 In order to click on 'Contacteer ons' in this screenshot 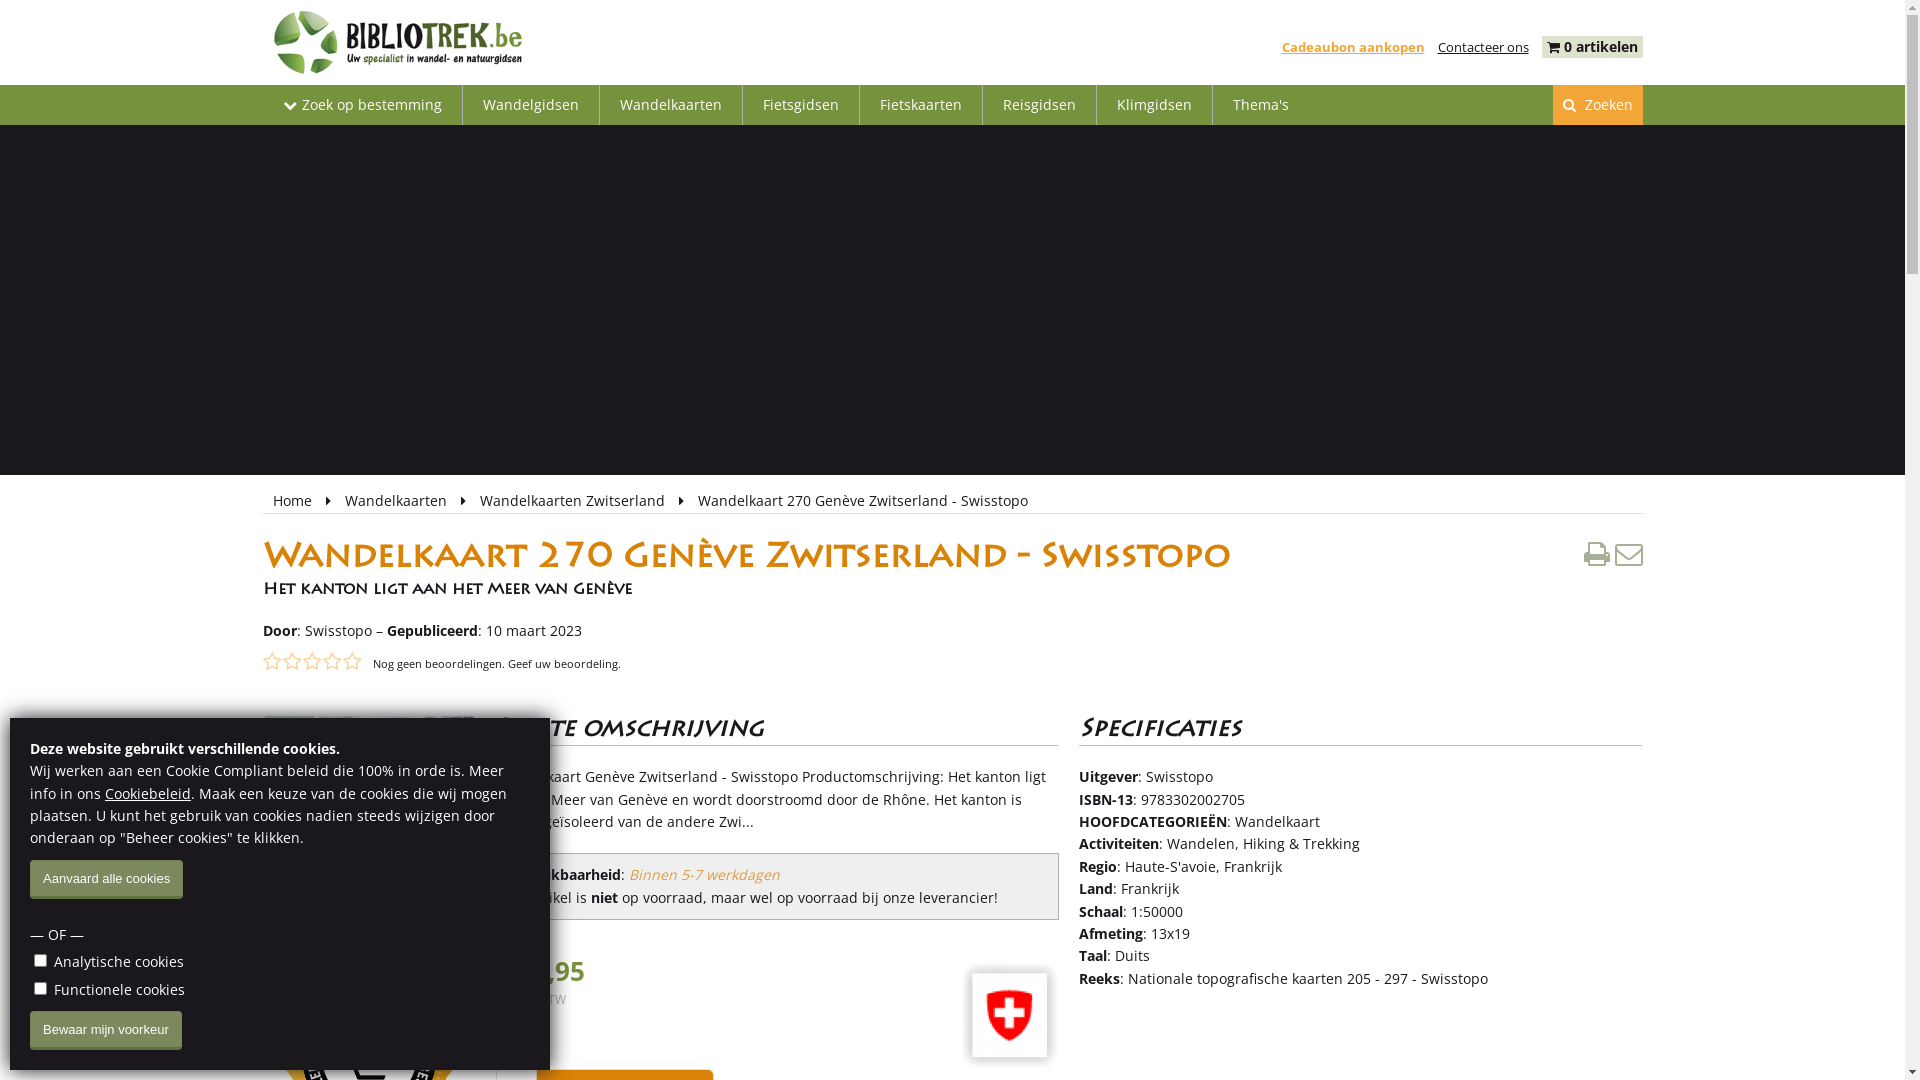, I will do `click(1437, 46)`.